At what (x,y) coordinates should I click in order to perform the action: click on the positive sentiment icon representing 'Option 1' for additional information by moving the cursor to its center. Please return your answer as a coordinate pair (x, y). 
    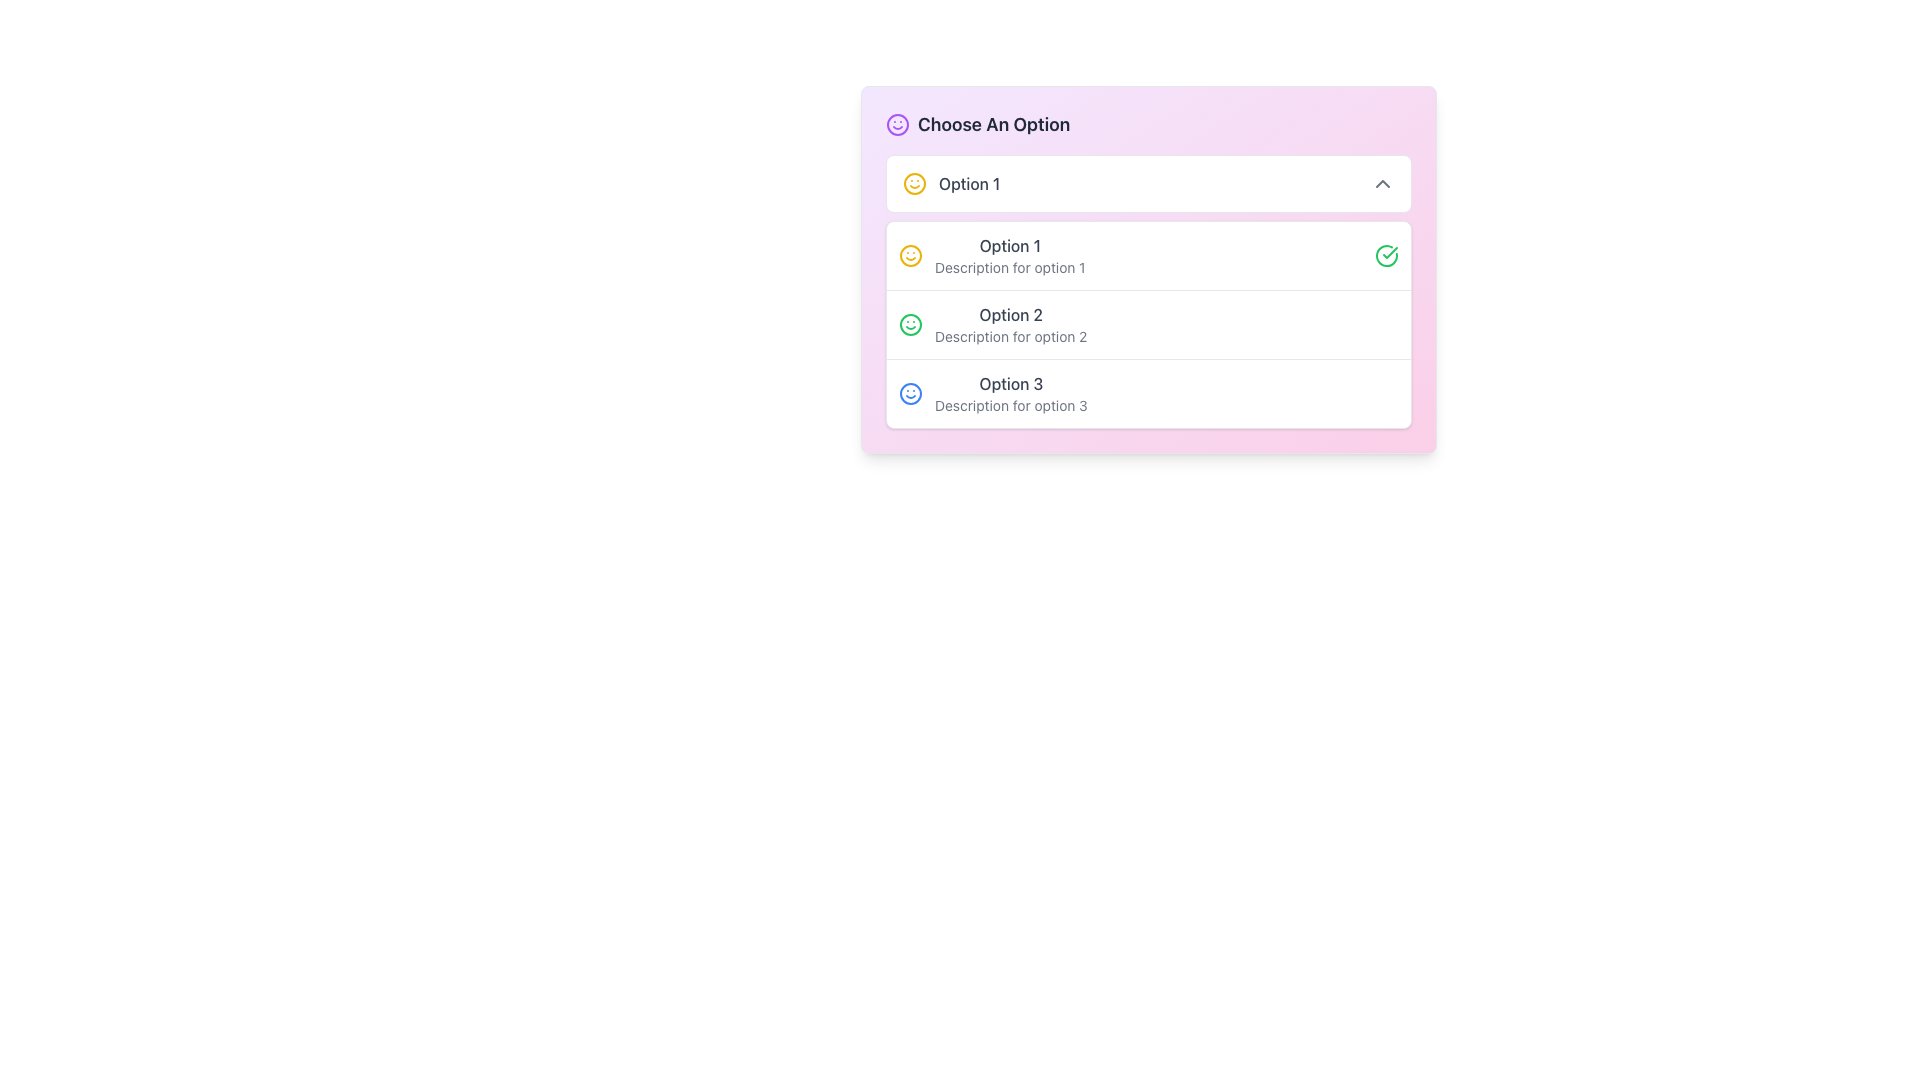
    Looking at the image, I should click on (910, 254).